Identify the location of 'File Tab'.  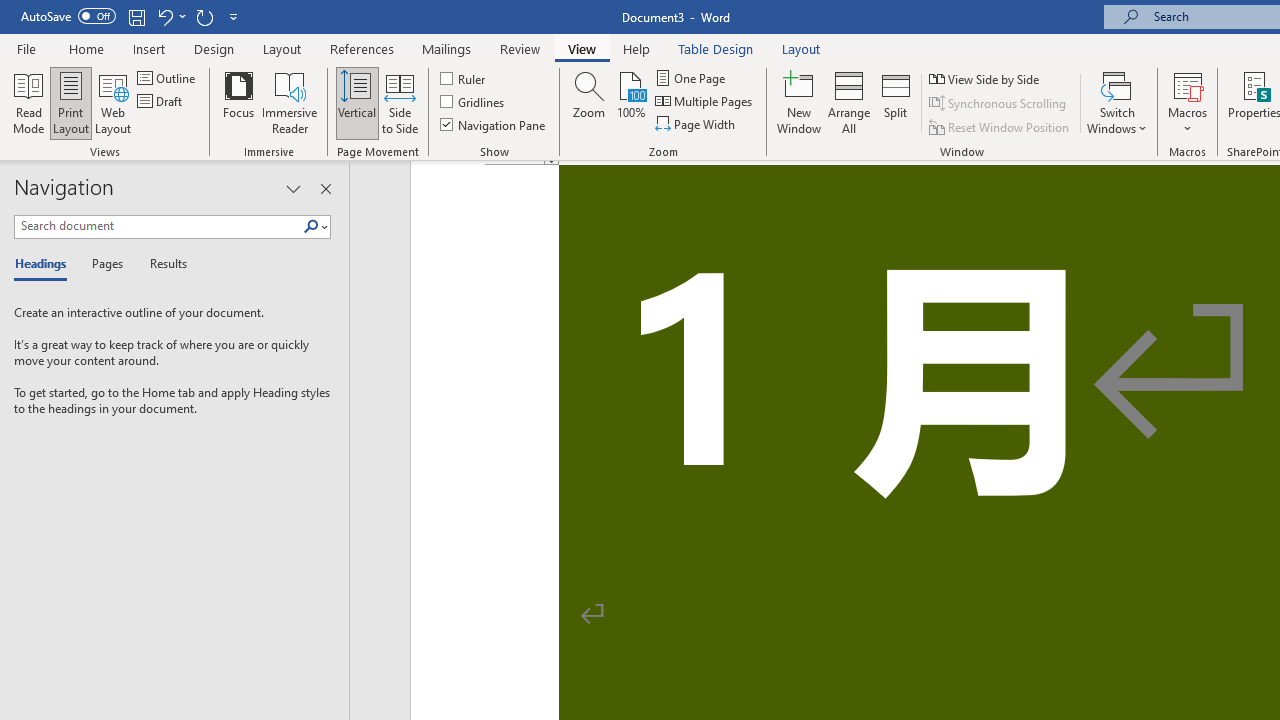
(26, 47).